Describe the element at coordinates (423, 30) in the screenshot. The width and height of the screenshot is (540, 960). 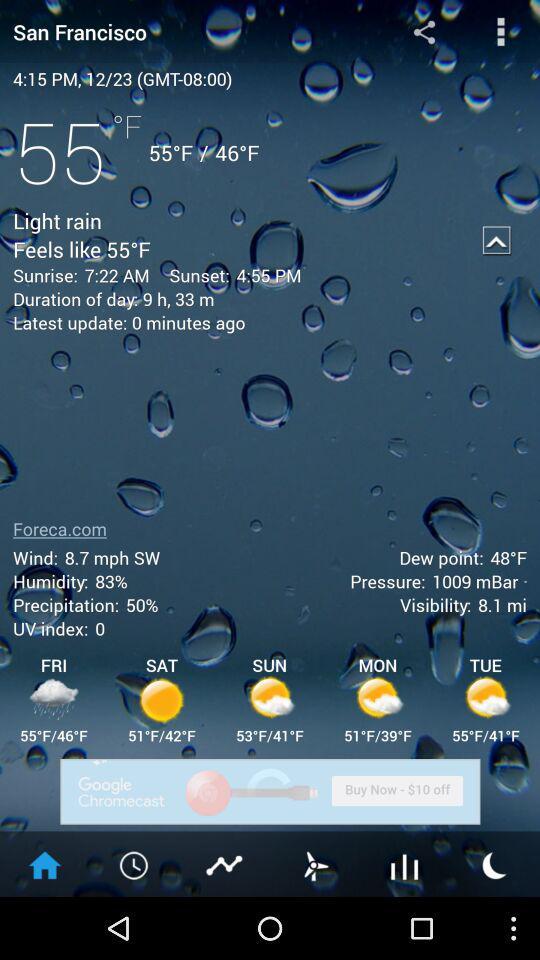
I see `the item next to san francisco` at that location.